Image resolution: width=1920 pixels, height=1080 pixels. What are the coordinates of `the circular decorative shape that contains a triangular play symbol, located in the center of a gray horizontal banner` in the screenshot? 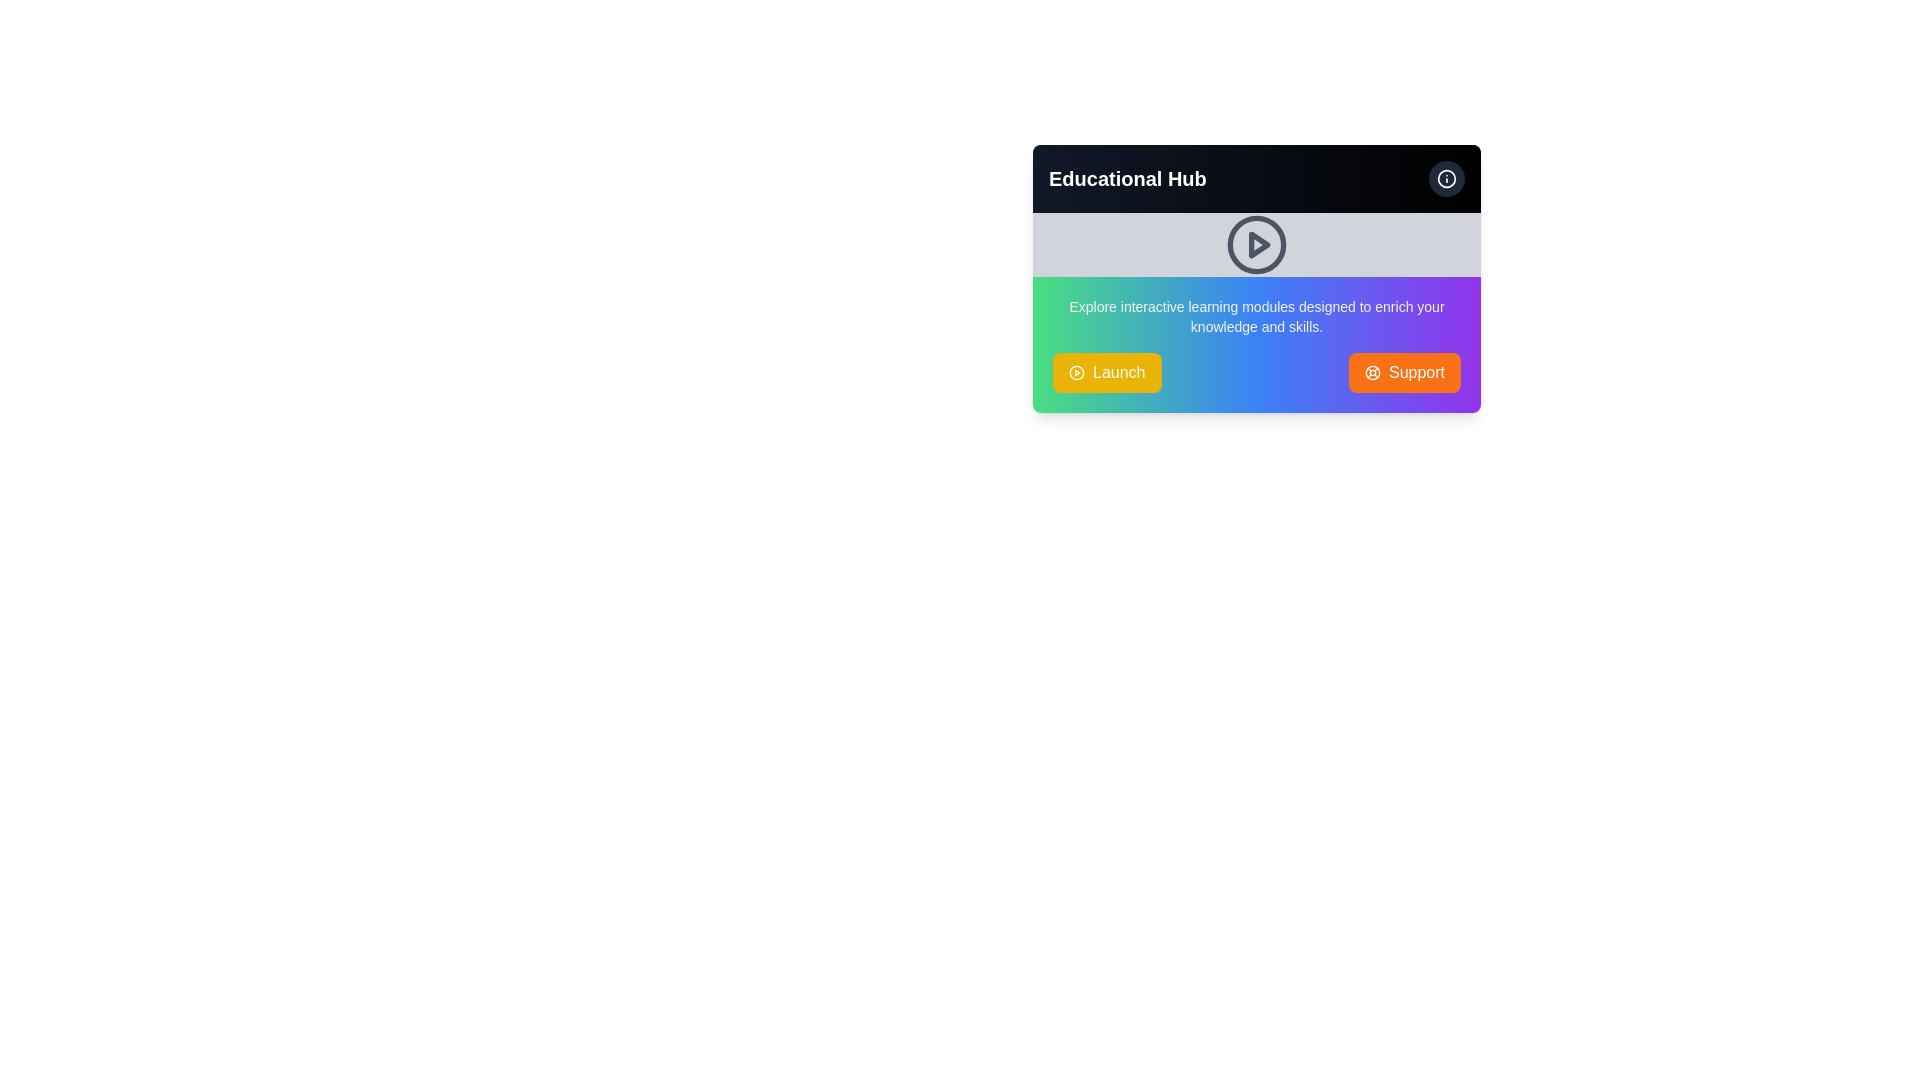 It's located at (1256, 242).